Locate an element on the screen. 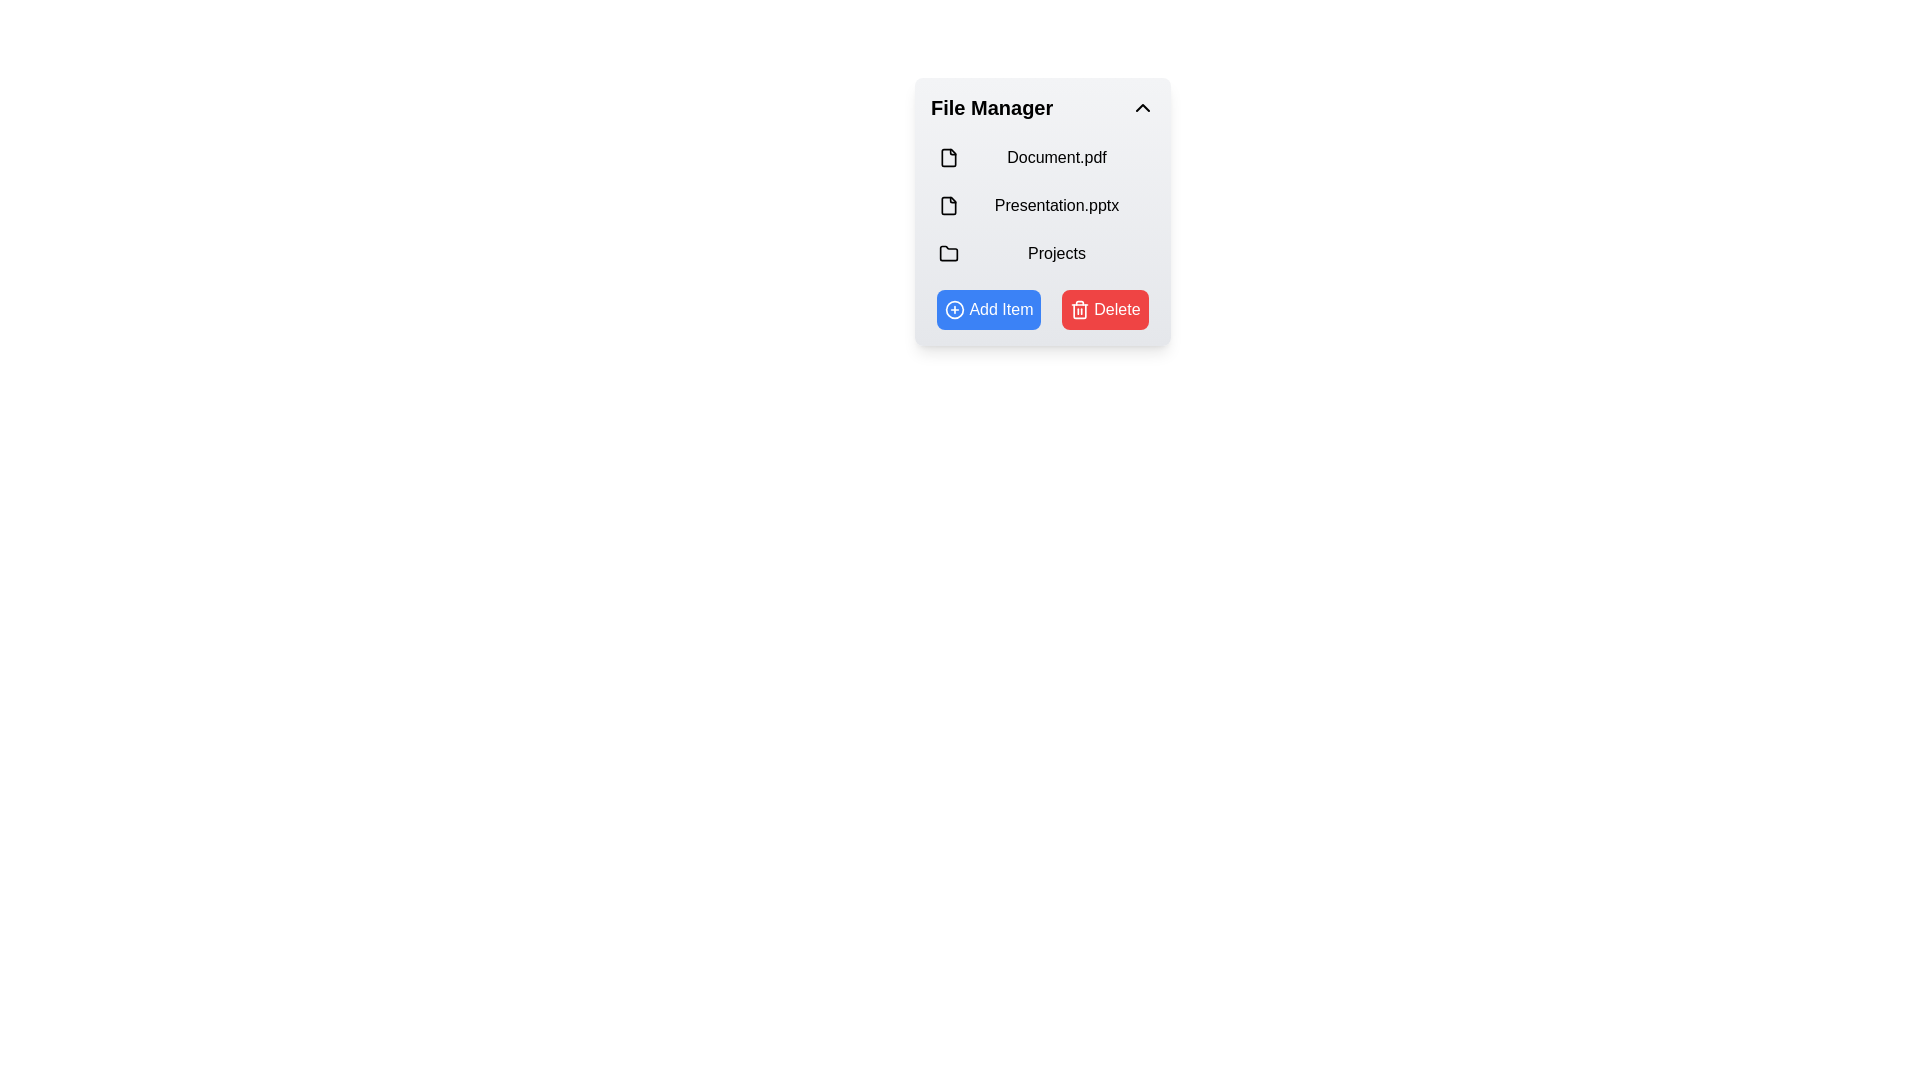  the Icon button or toggle located on the upper-right side of the 'File Manager' section is located at coordinates (1142, 108).